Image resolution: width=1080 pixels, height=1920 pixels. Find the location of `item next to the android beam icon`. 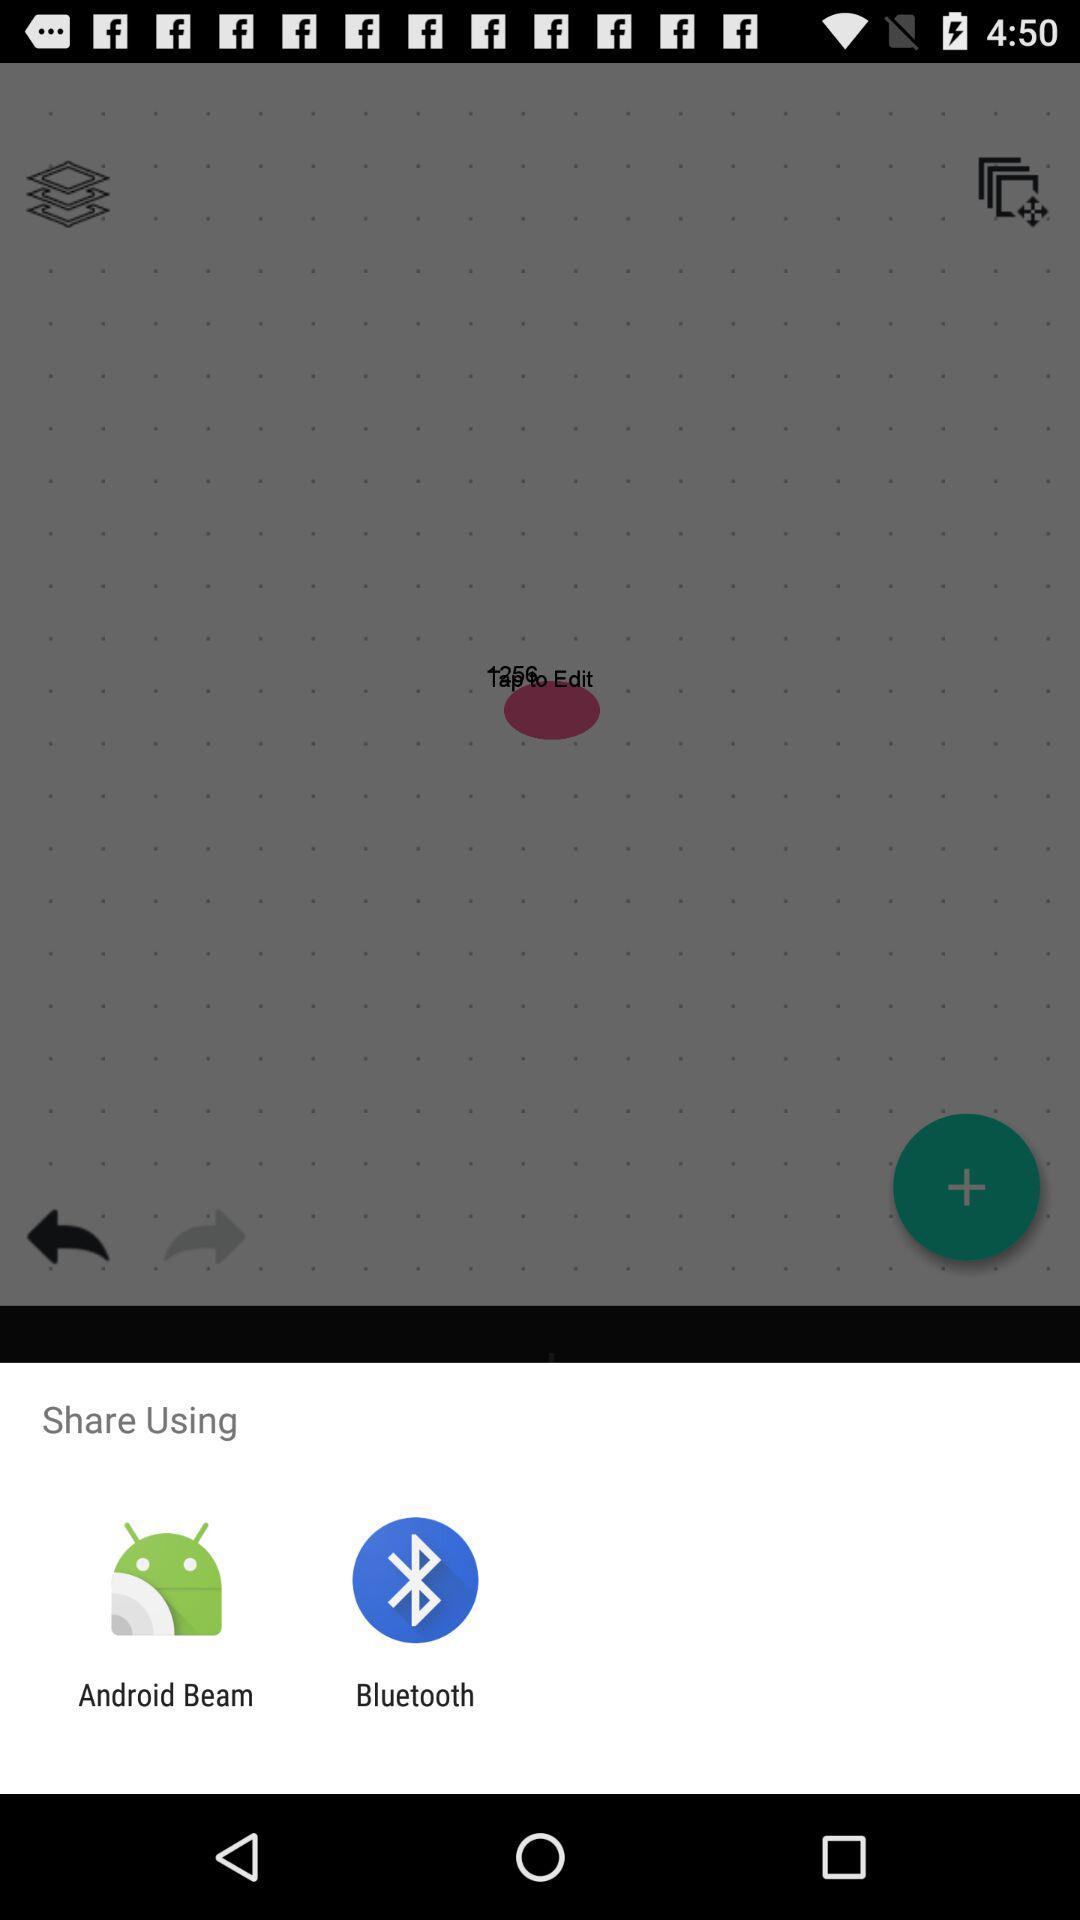

item next to the android beam icon is located at coordinates (414, 1711).